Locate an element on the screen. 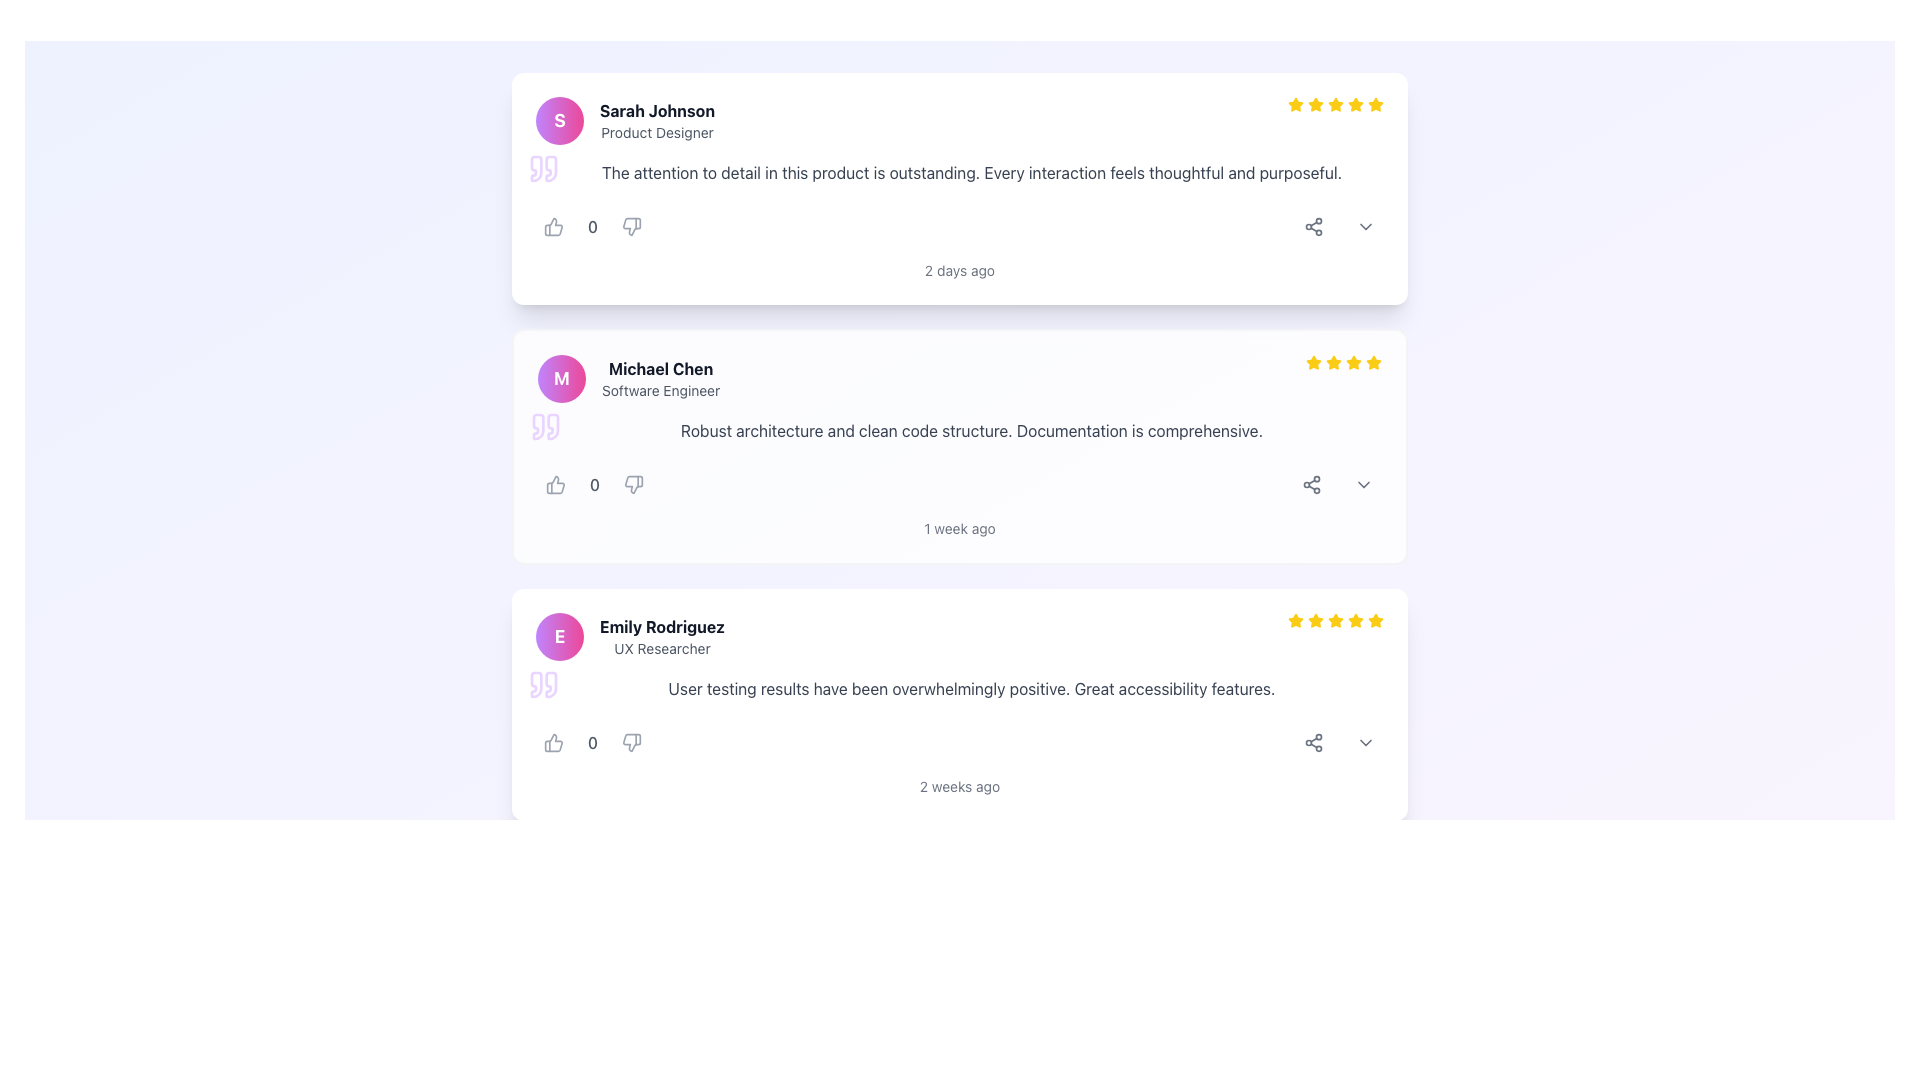  the circular share button icon within the comment card by 'Michael Chen' is located at coordinates (1311, 485).